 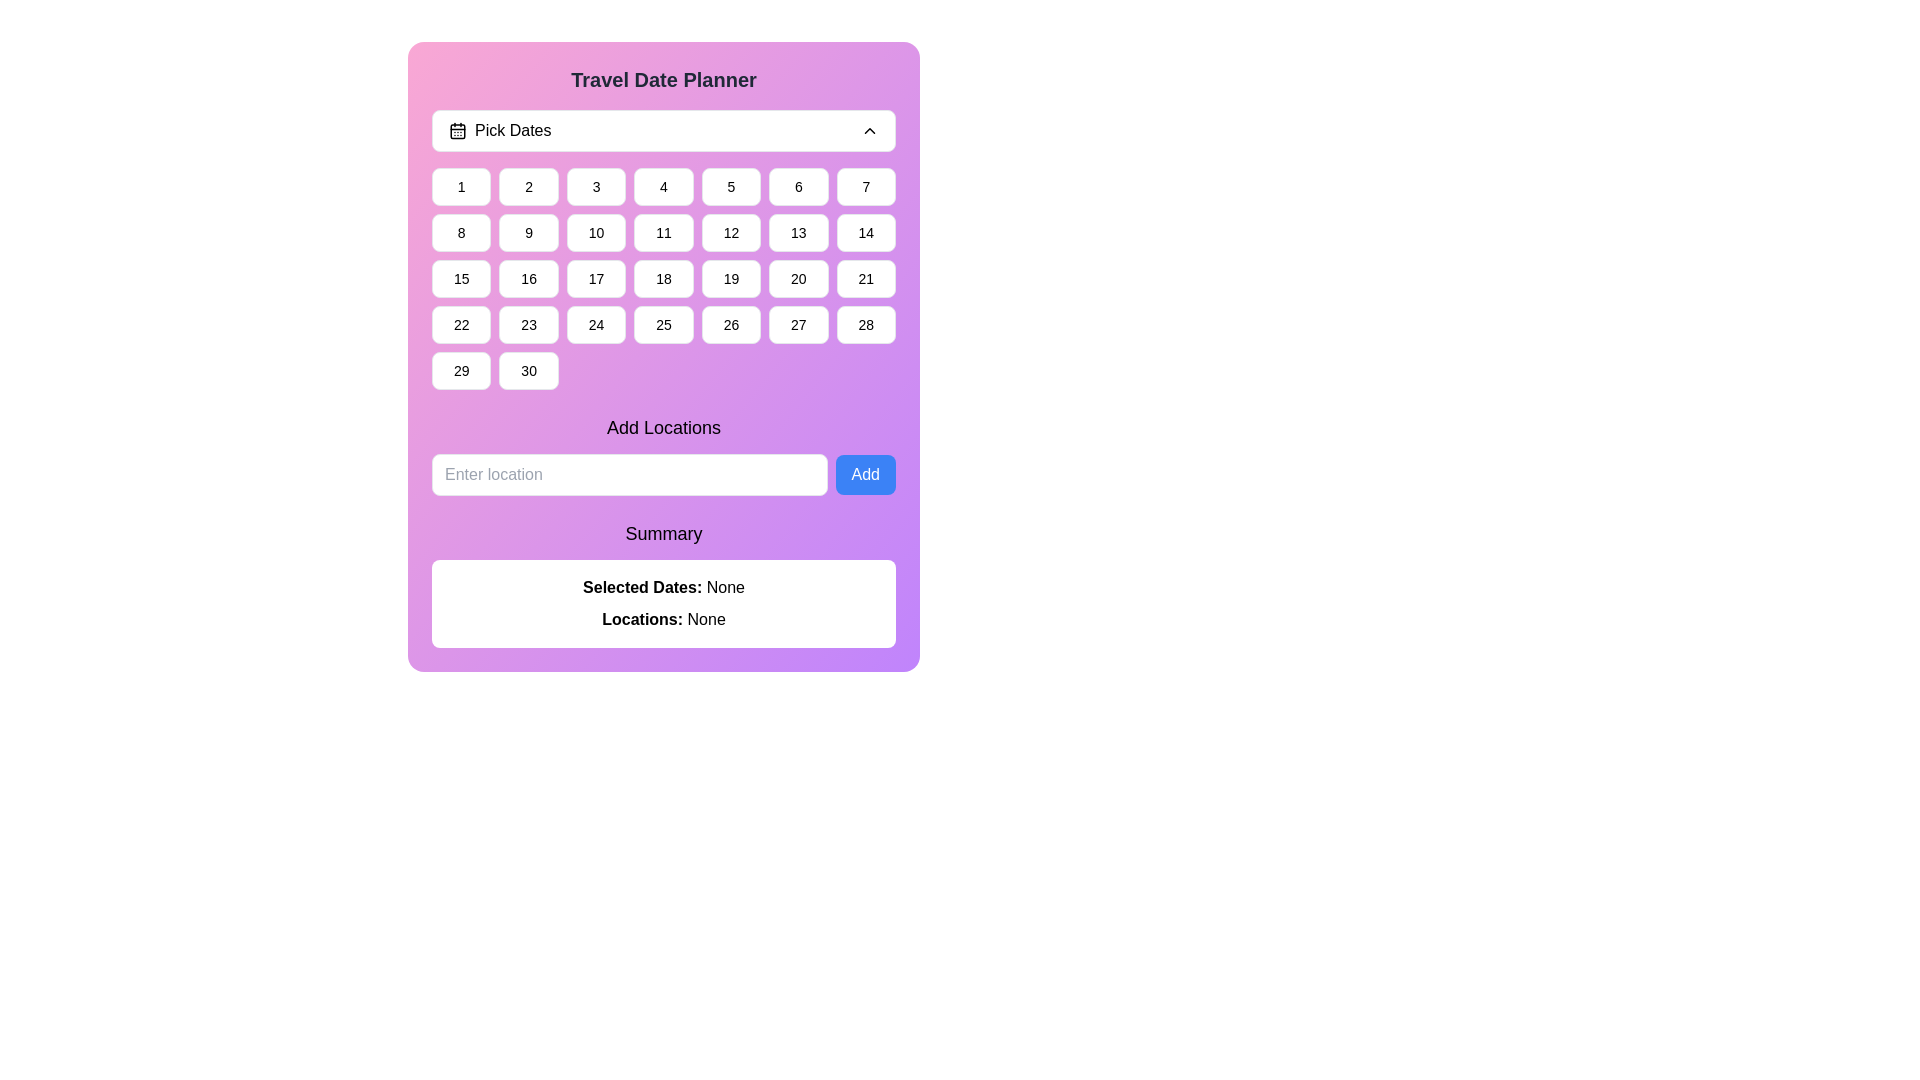 What do you see at coordinates (529, 278) in the screenshot?
I see `the button` at bounding box center [529, 278].